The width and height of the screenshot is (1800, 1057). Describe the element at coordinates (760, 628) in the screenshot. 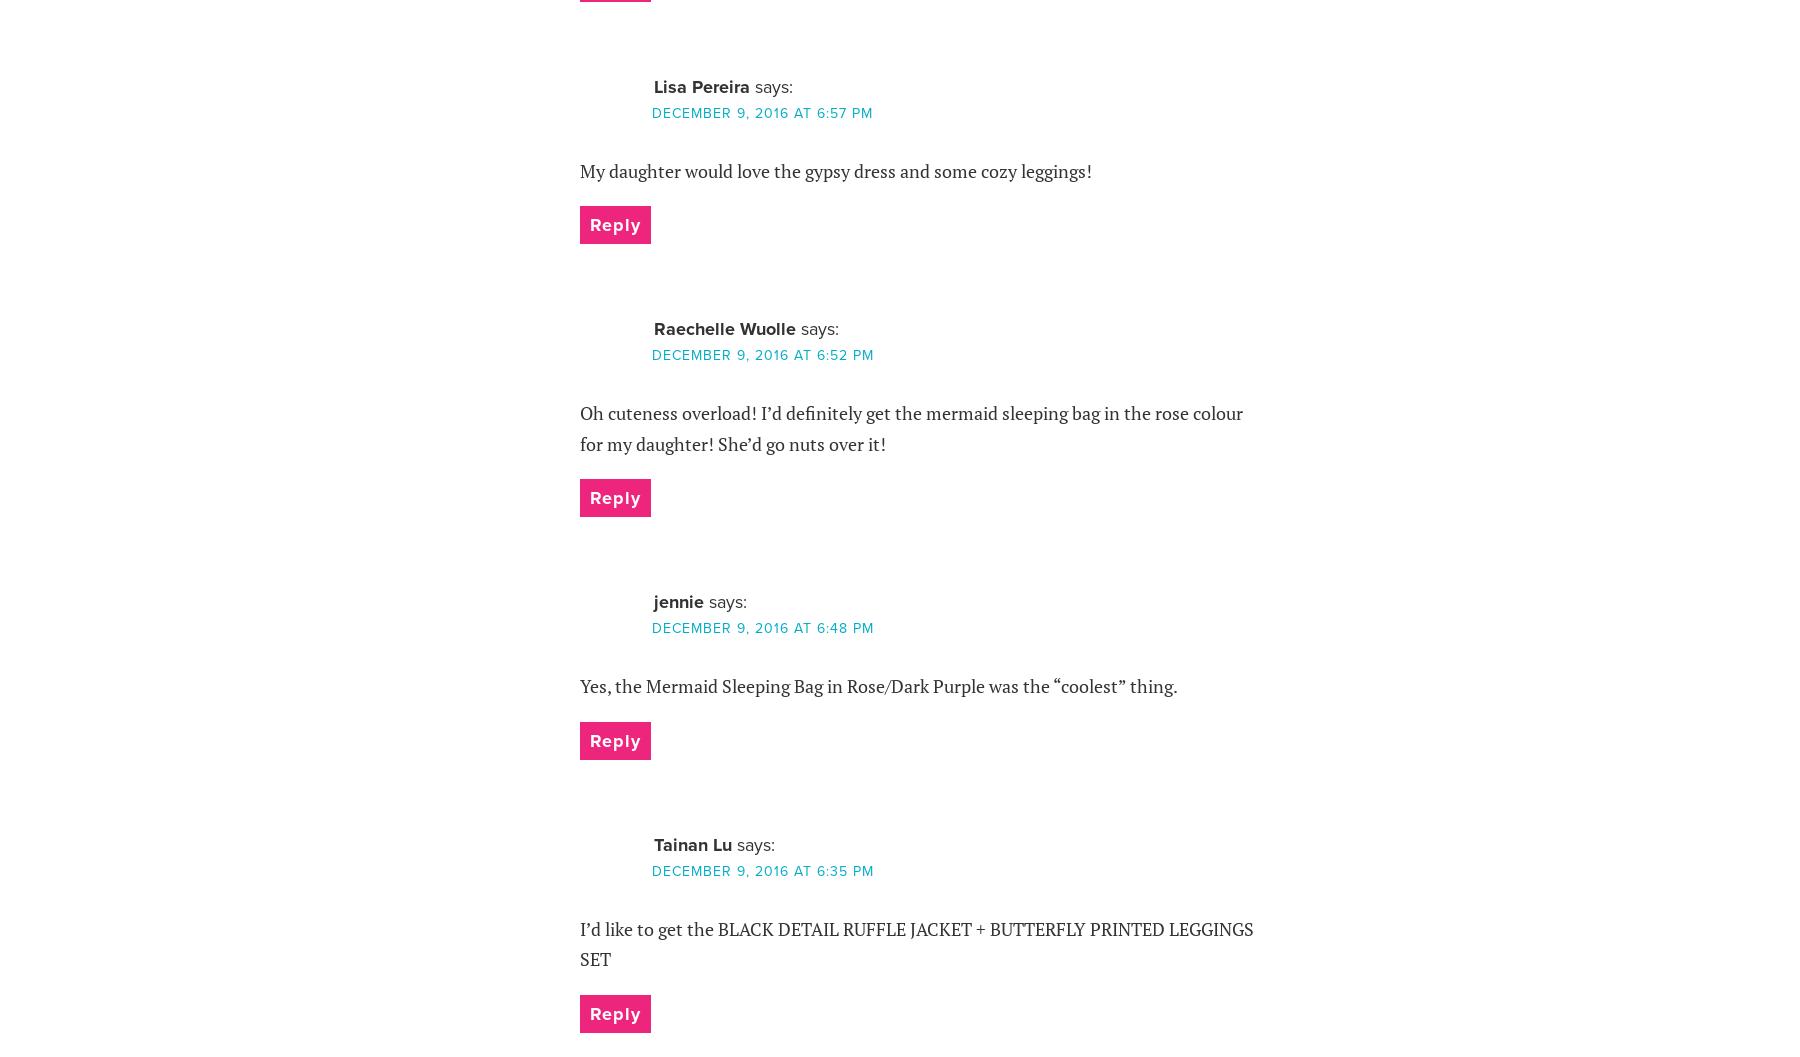

I see `'December 9, 2016 at 6:48 pm'` at that location.